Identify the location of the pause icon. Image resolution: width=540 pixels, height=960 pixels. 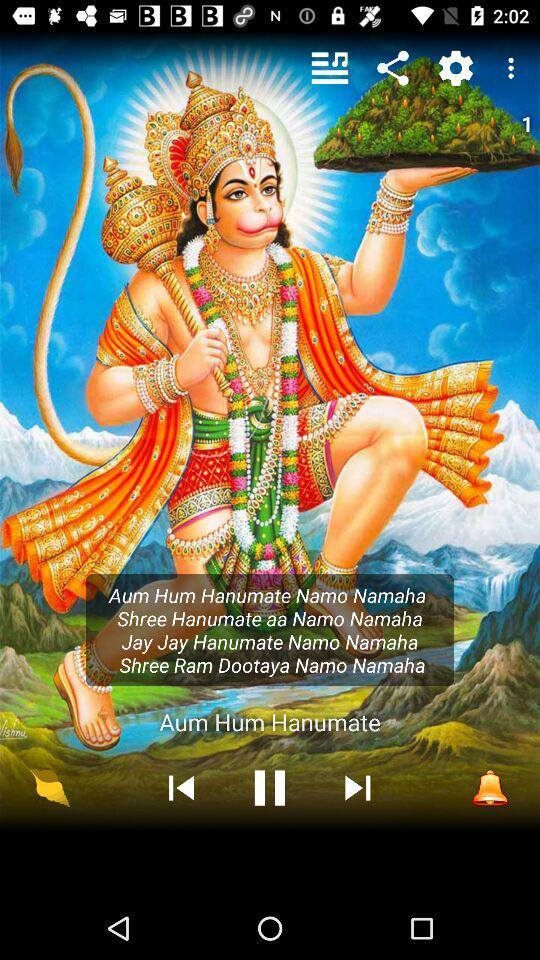
(269, 788).